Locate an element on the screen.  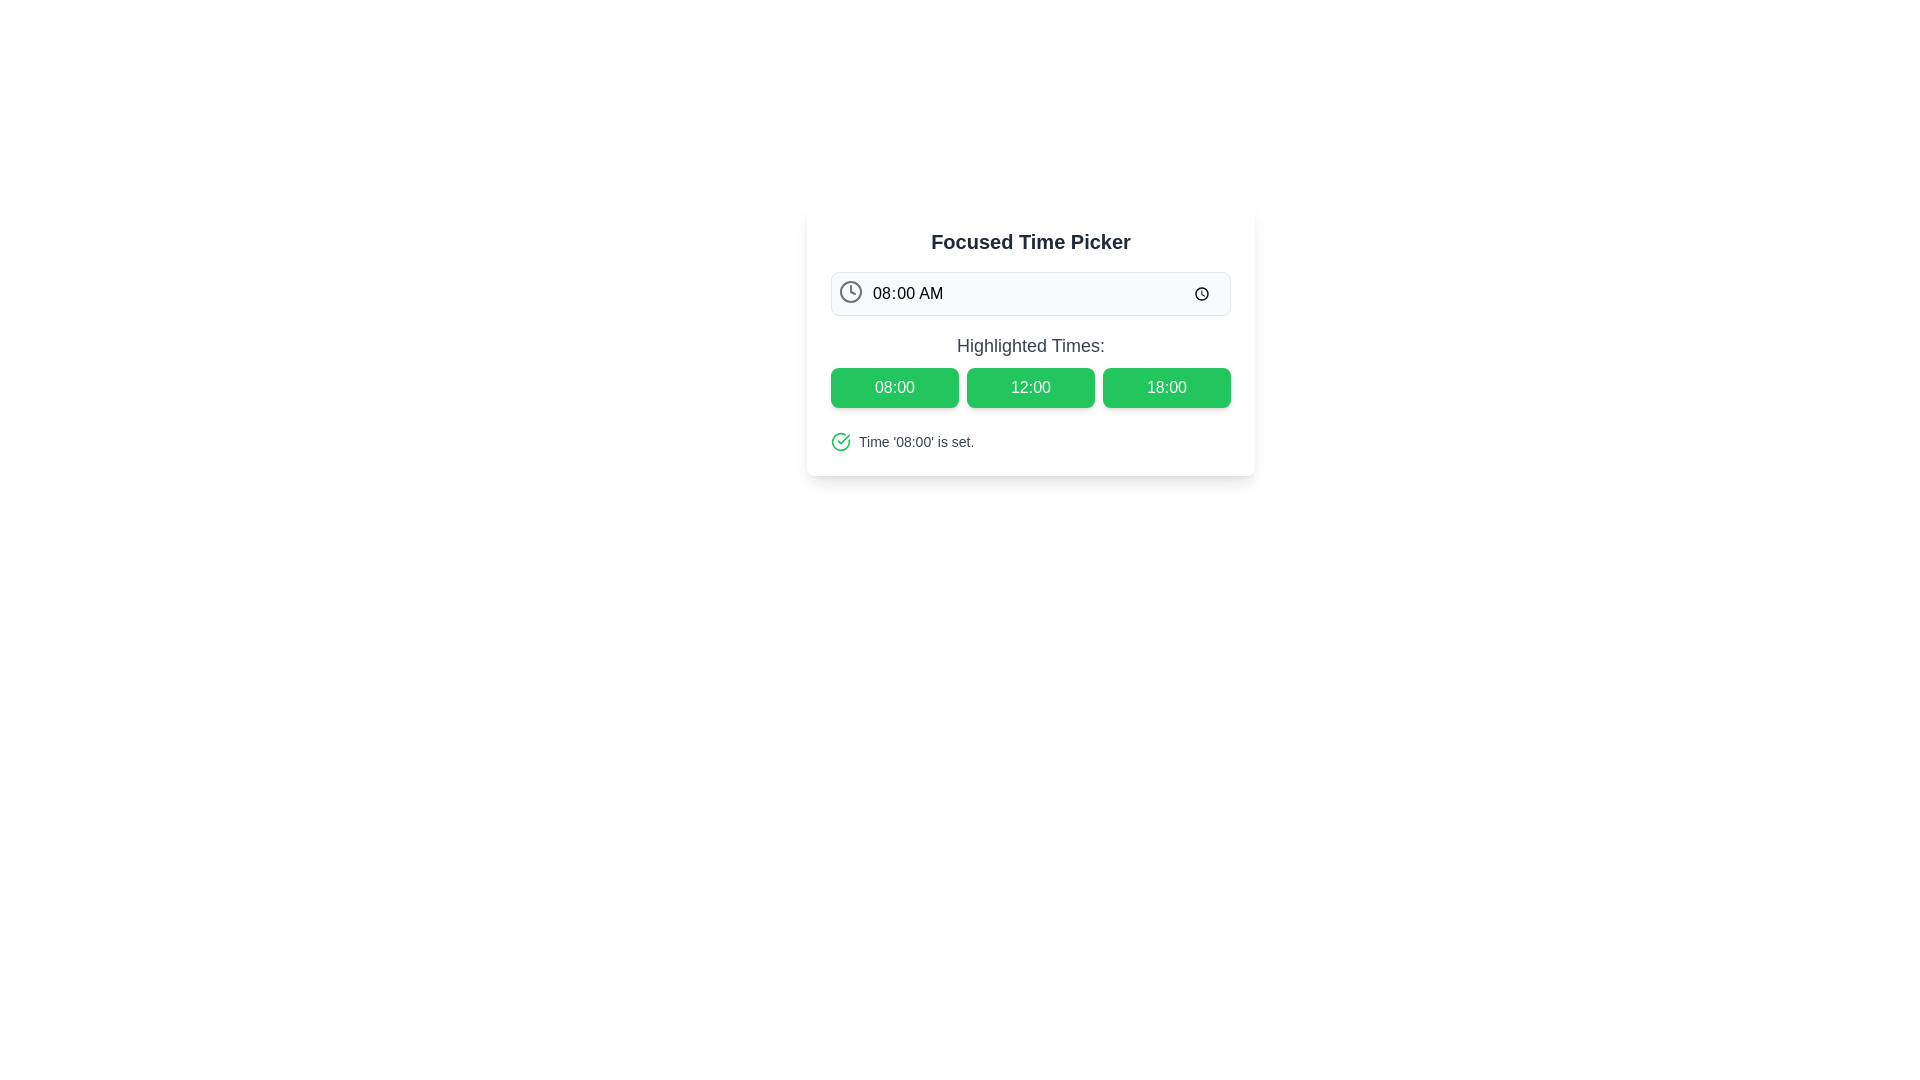
the second button in the time picker interface is located at coordinates (1031, 388).